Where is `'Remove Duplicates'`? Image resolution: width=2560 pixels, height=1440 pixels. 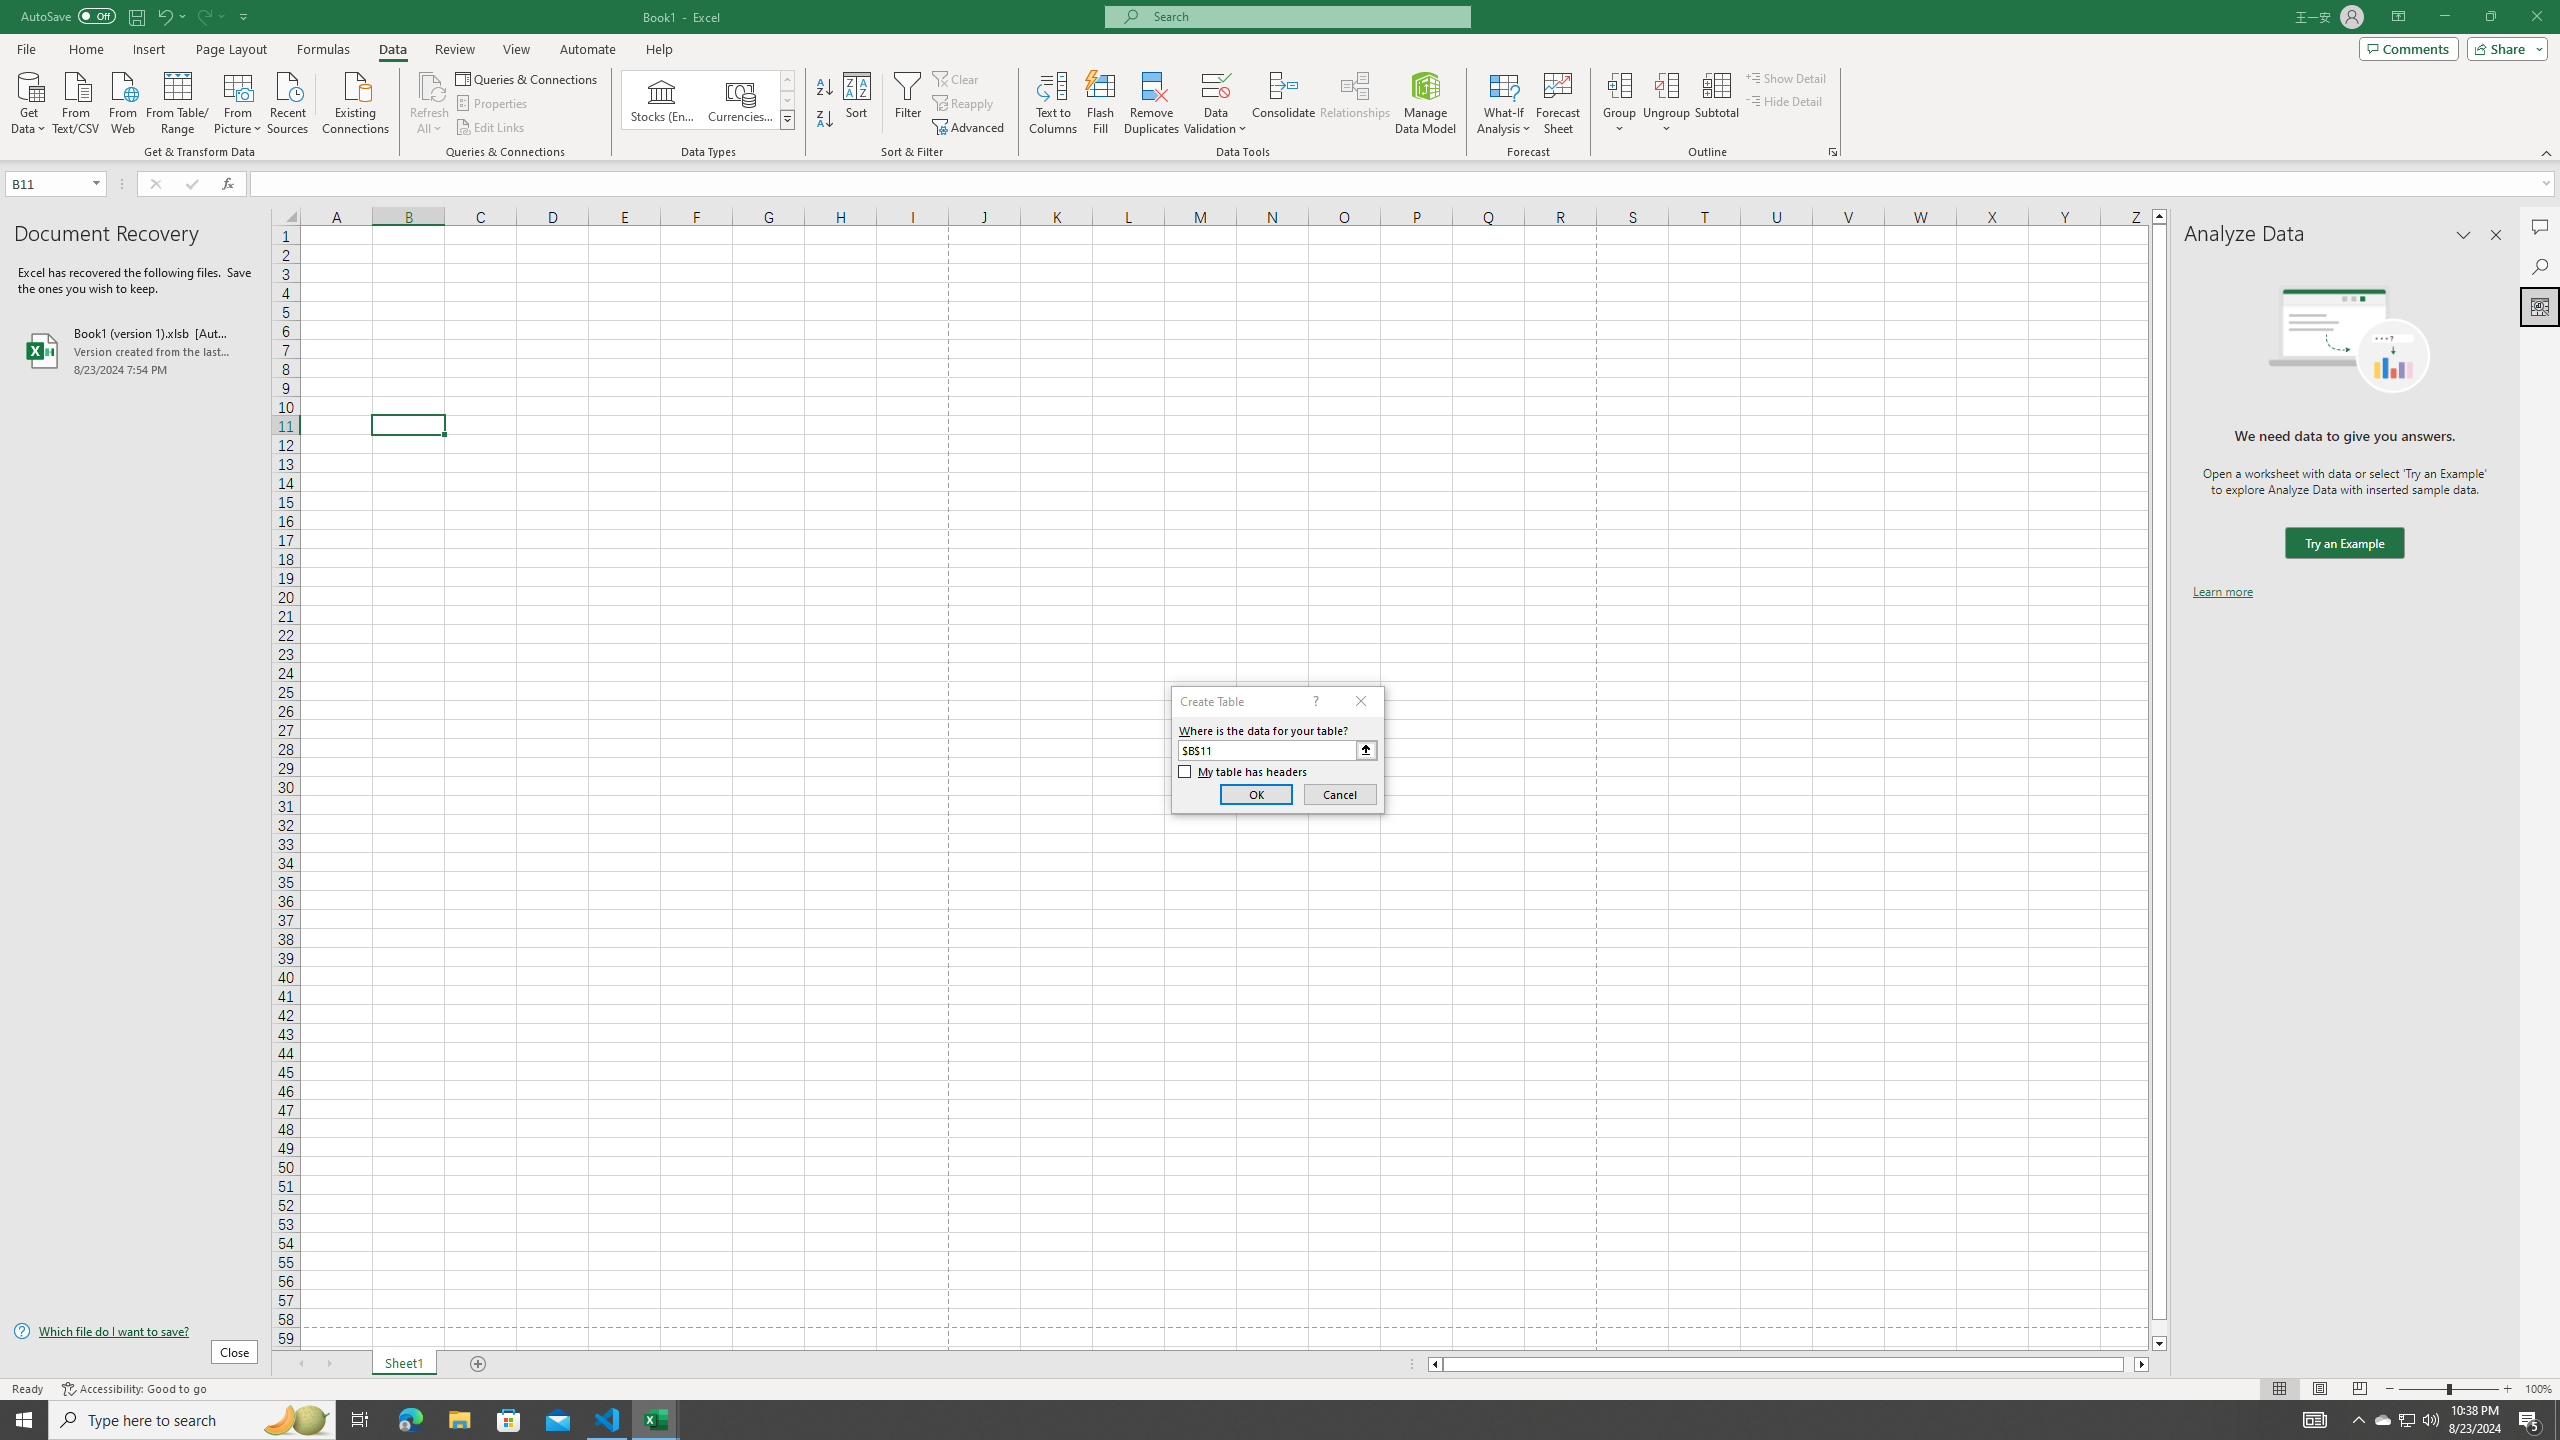 'Remove Duplicates' is located at coordinates (1151, 103).